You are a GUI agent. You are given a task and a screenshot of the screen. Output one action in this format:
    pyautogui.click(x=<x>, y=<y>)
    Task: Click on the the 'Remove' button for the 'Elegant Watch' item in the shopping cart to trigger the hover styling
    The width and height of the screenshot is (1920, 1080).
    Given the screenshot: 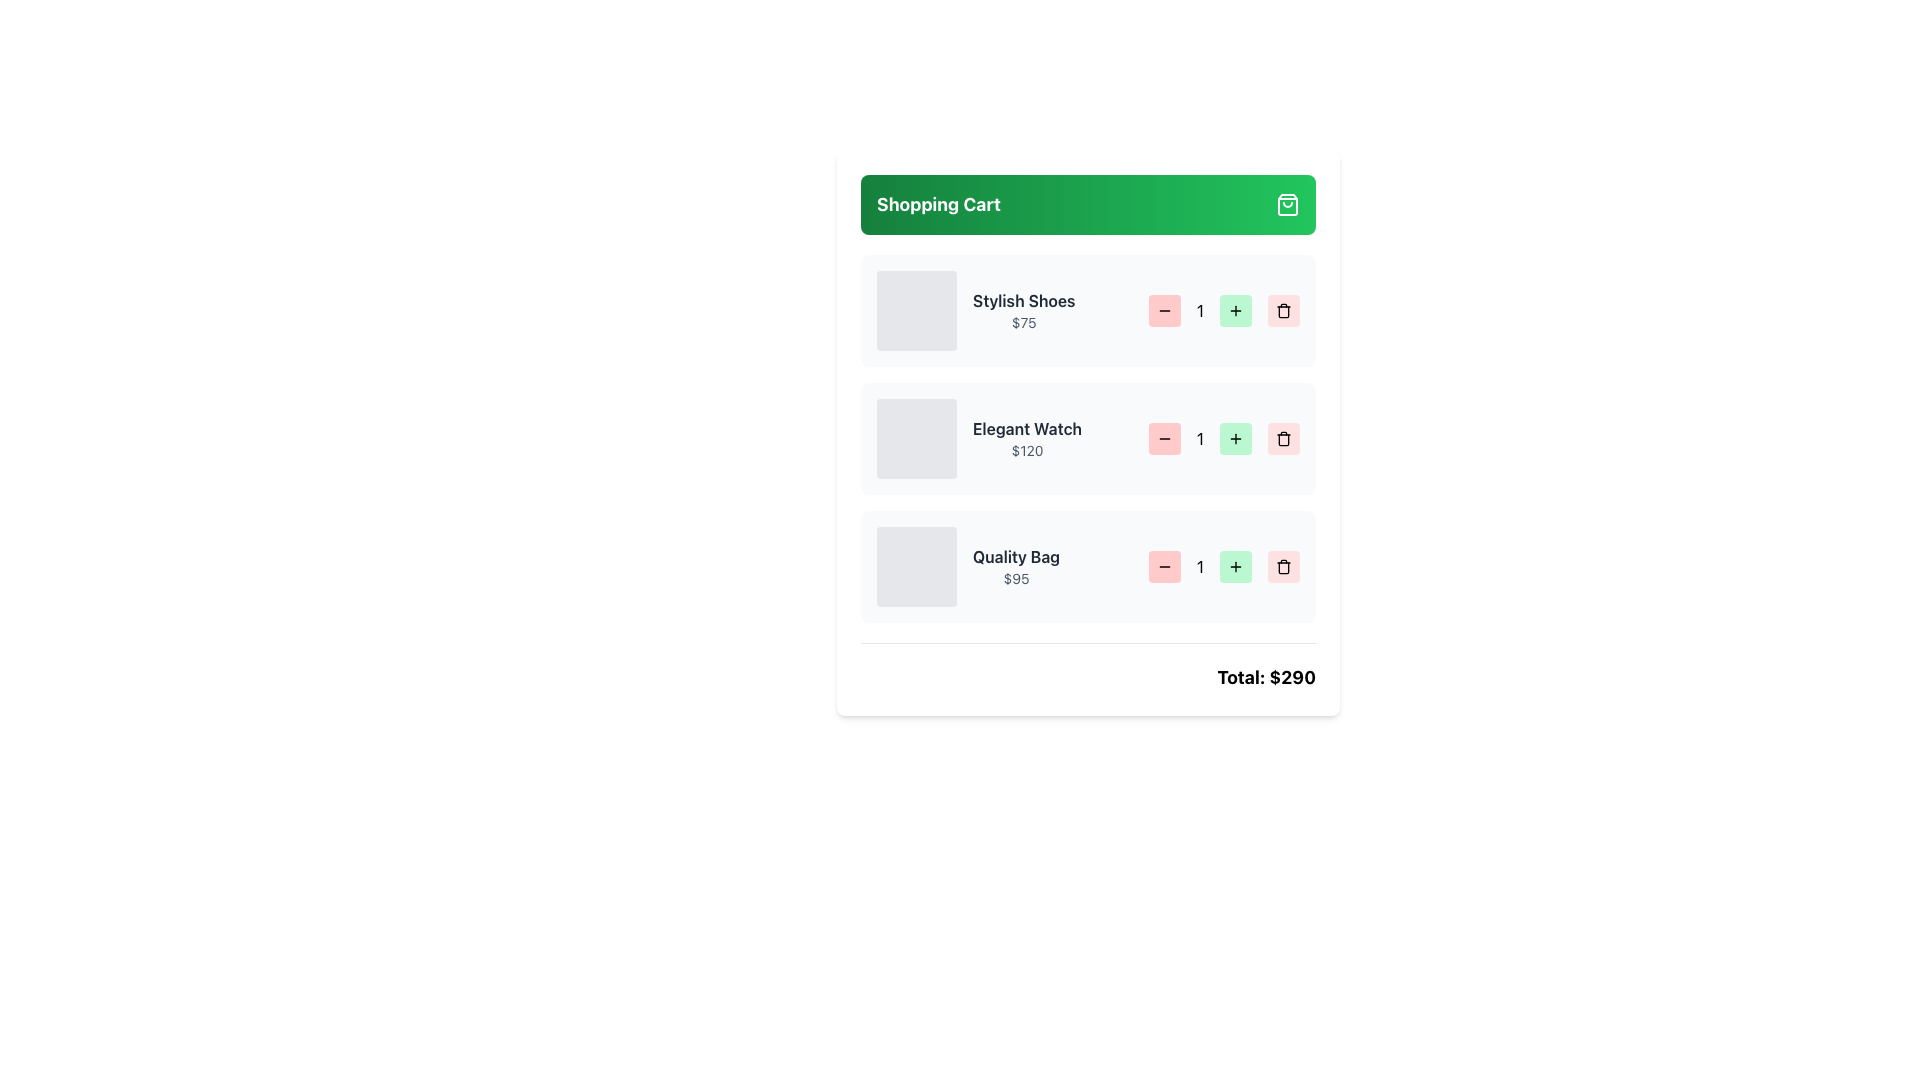 What is the action you would take?
    pyautogui.click(x=1283, y=438)
    